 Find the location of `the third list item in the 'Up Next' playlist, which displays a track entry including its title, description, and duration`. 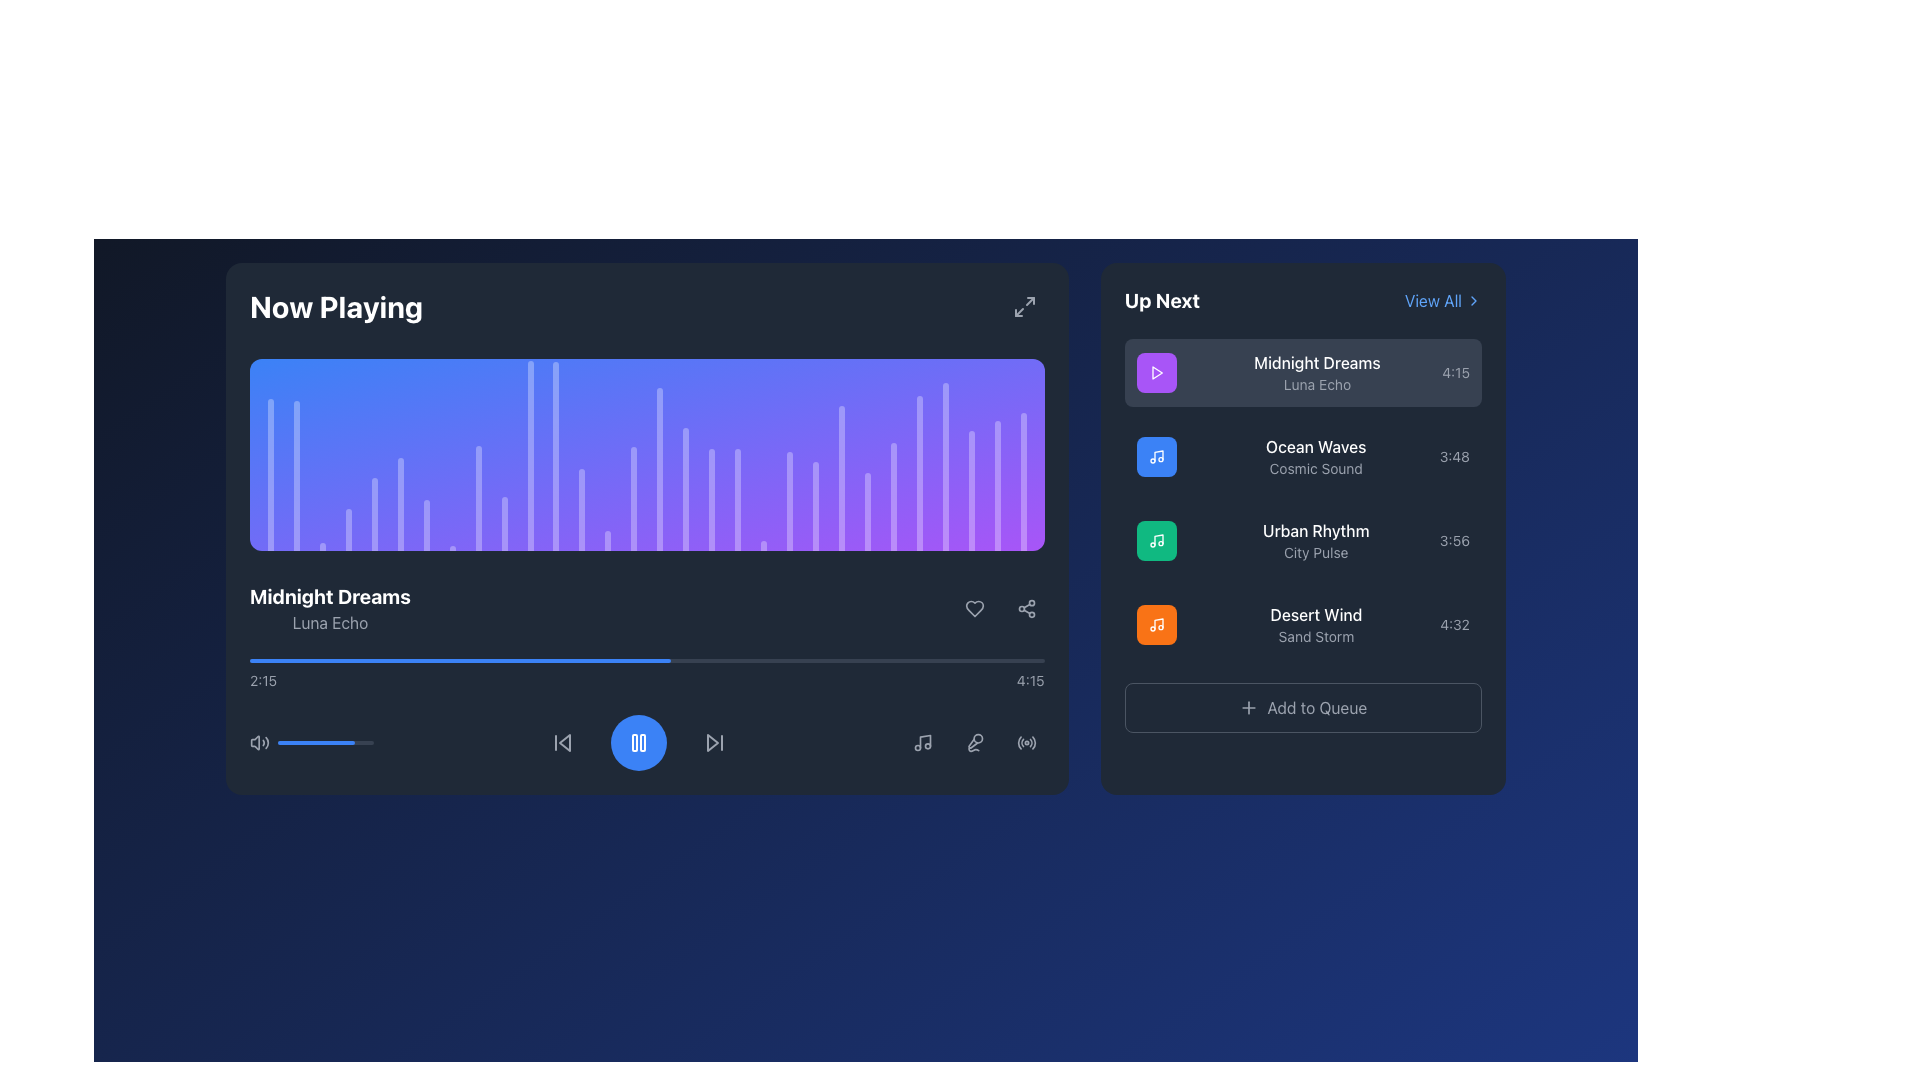

the third list item in the 'Up Next' playlist, which displays a track entry including its title, description, and duration is located at coordinates (1303, 540).